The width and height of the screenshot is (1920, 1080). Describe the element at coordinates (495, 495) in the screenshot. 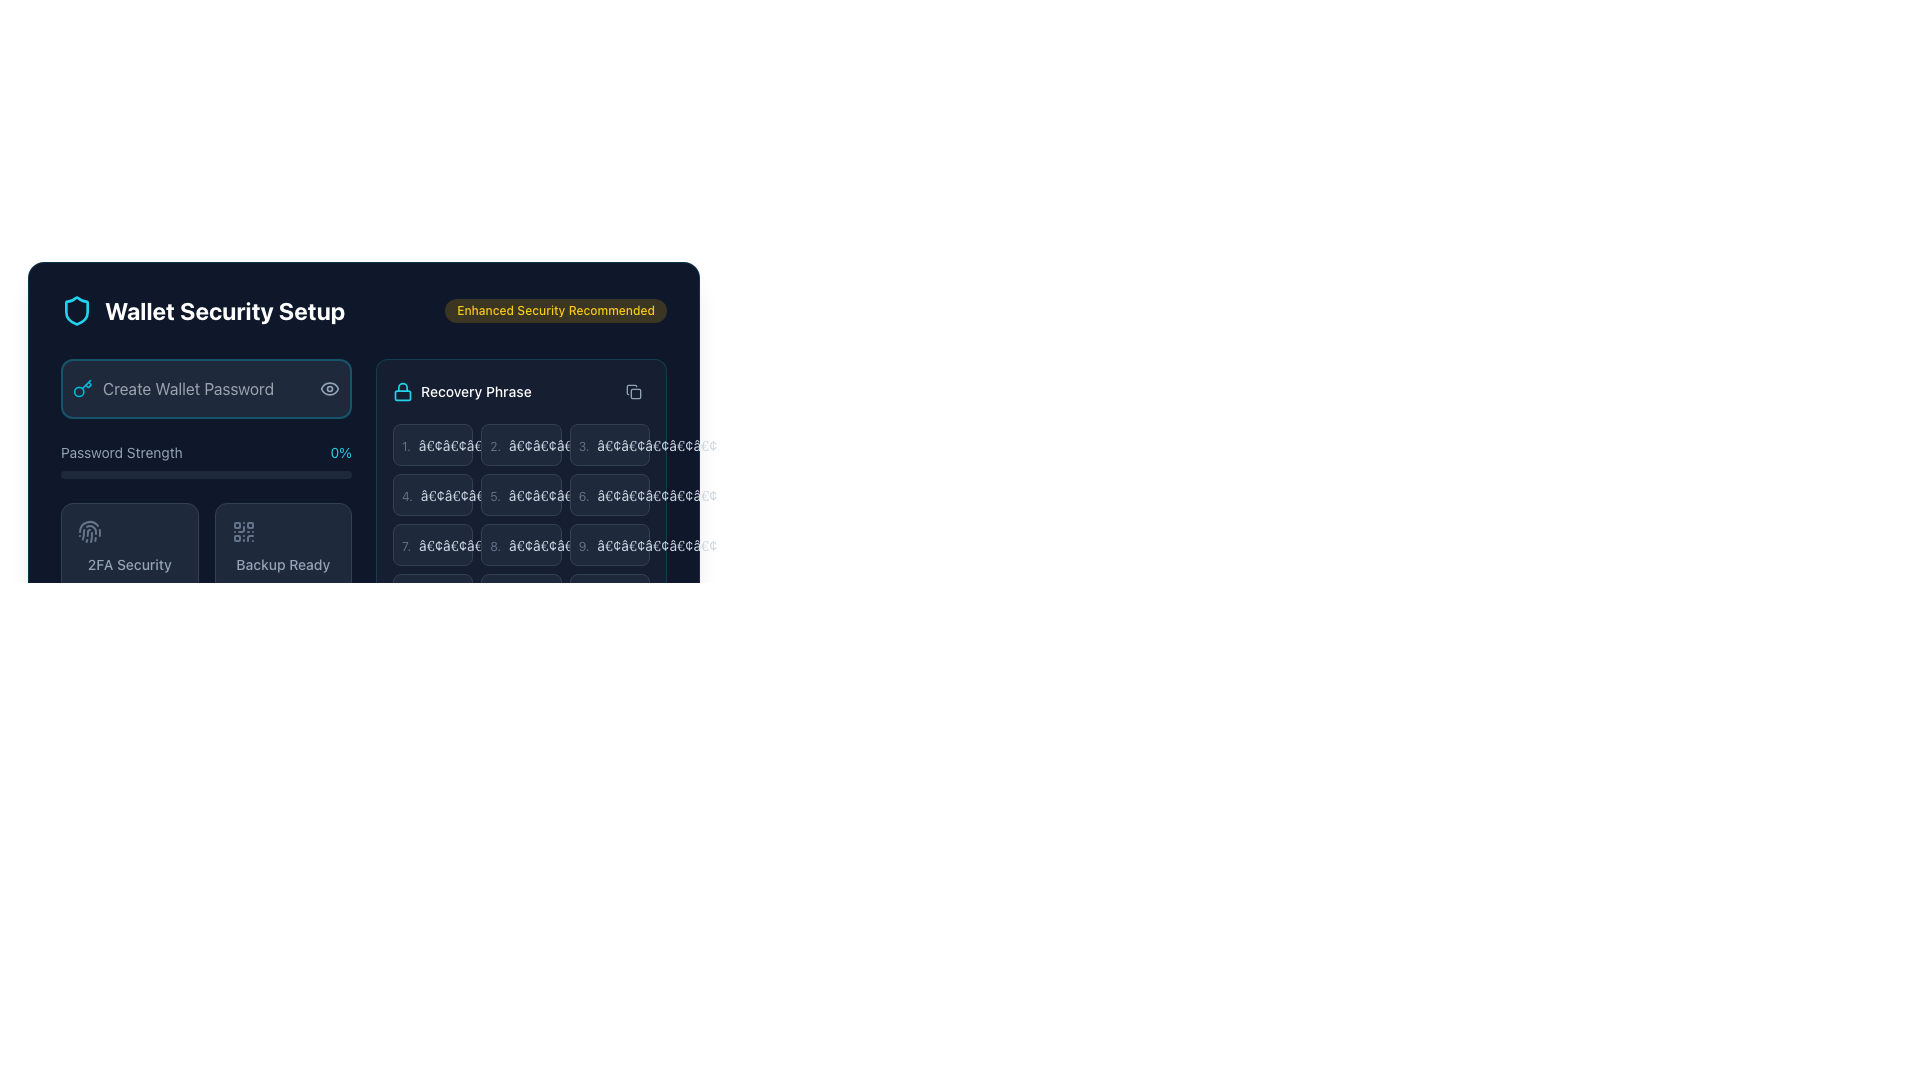

I see `visually on the text label displaying the number '5.' in light gray font, located in the top left corner of the recovery phrase card interface` at that location.